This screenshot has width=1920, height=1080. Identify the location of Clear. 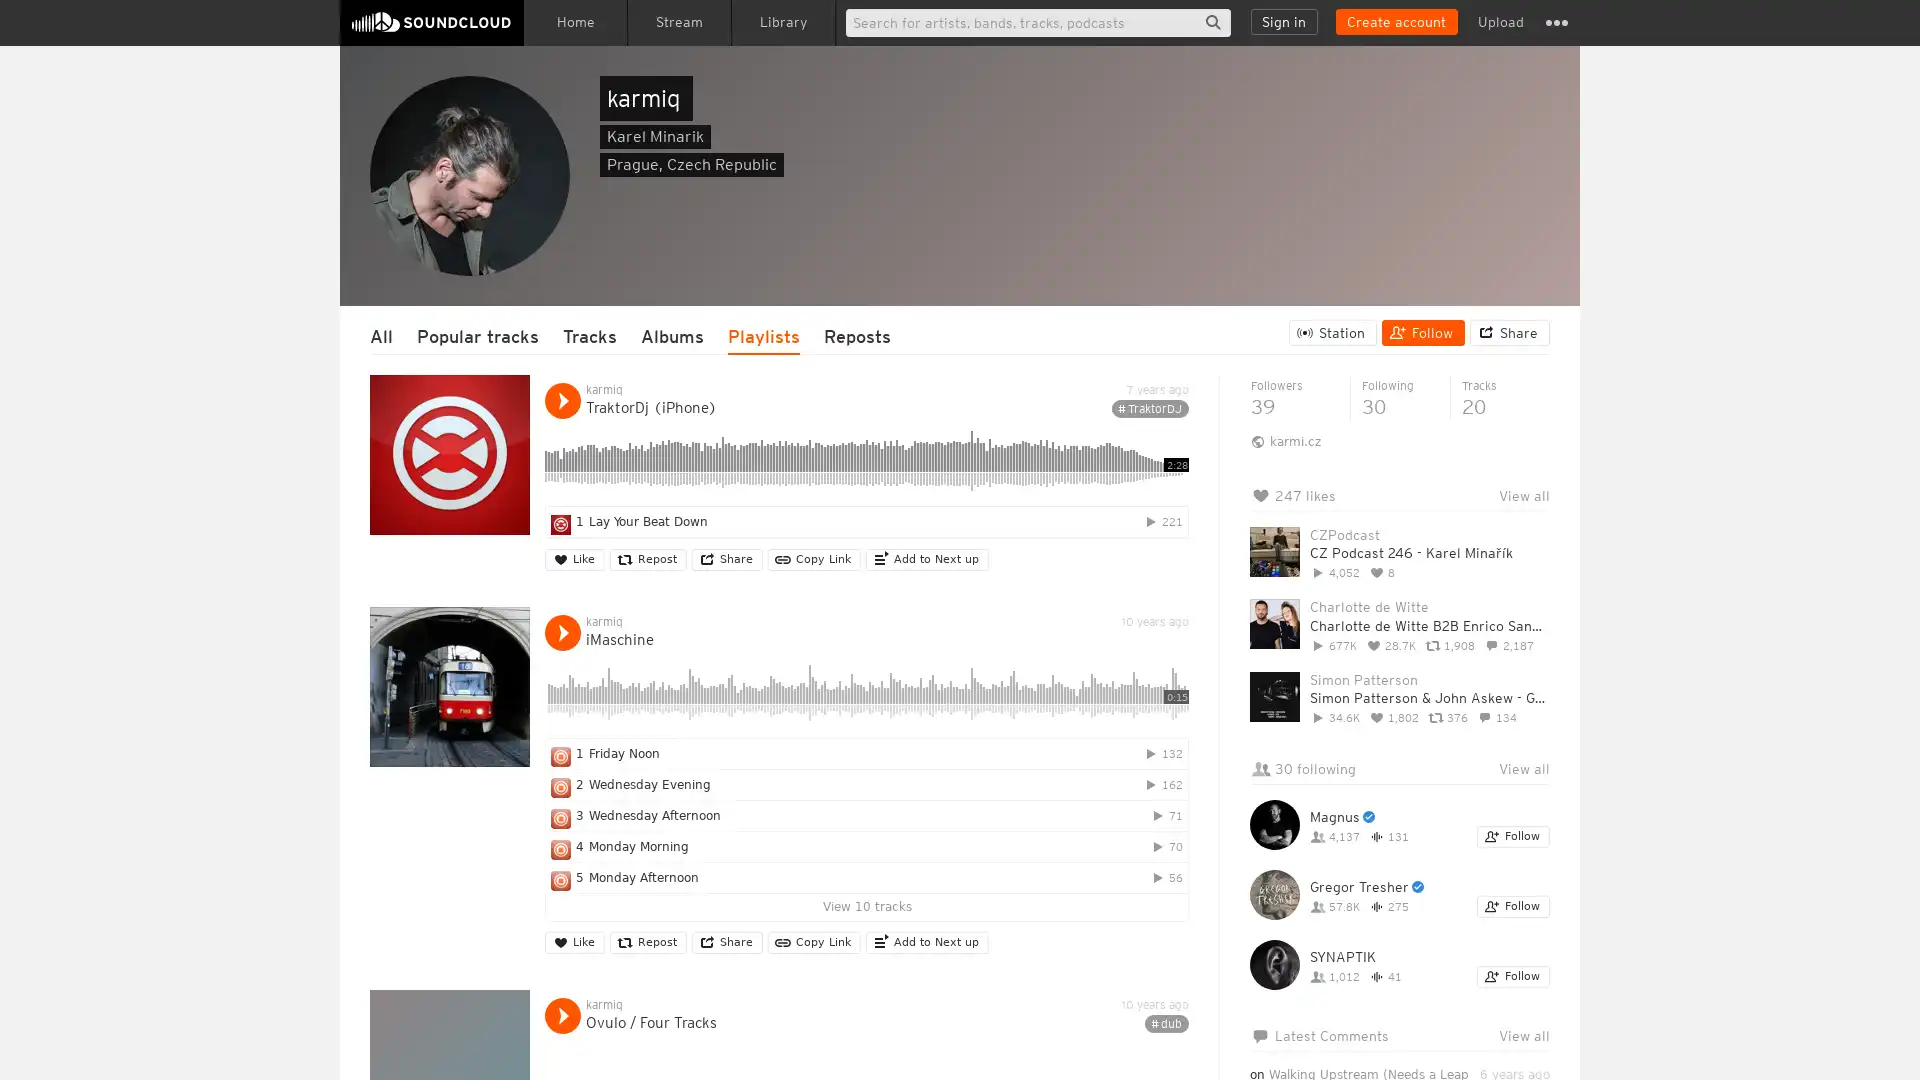
(1482, 546).